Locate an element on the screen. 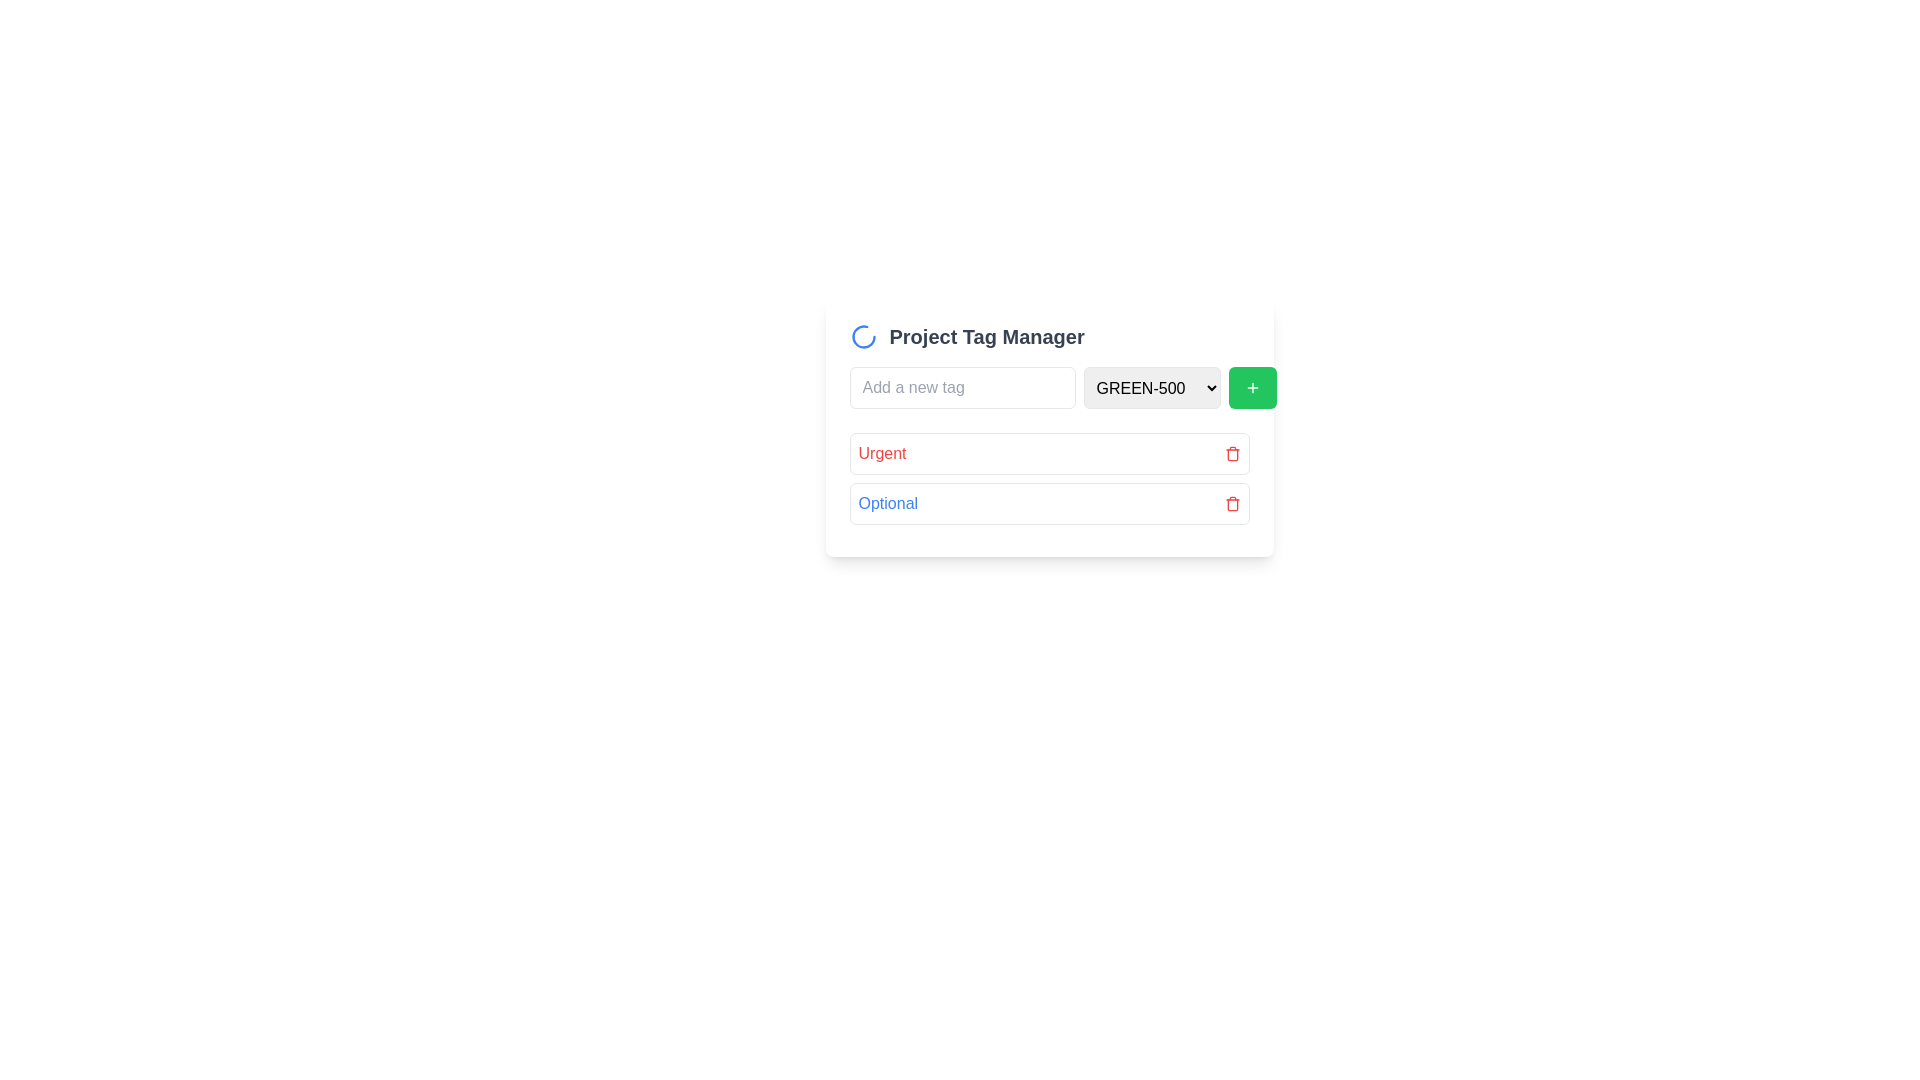 The image size is (1920, 1080). the text 'Urgent' on the Tag list item with delete functionality, which is styled in bold red and positioned above the 'Optional' bar is located at coordinates (1048, 454).